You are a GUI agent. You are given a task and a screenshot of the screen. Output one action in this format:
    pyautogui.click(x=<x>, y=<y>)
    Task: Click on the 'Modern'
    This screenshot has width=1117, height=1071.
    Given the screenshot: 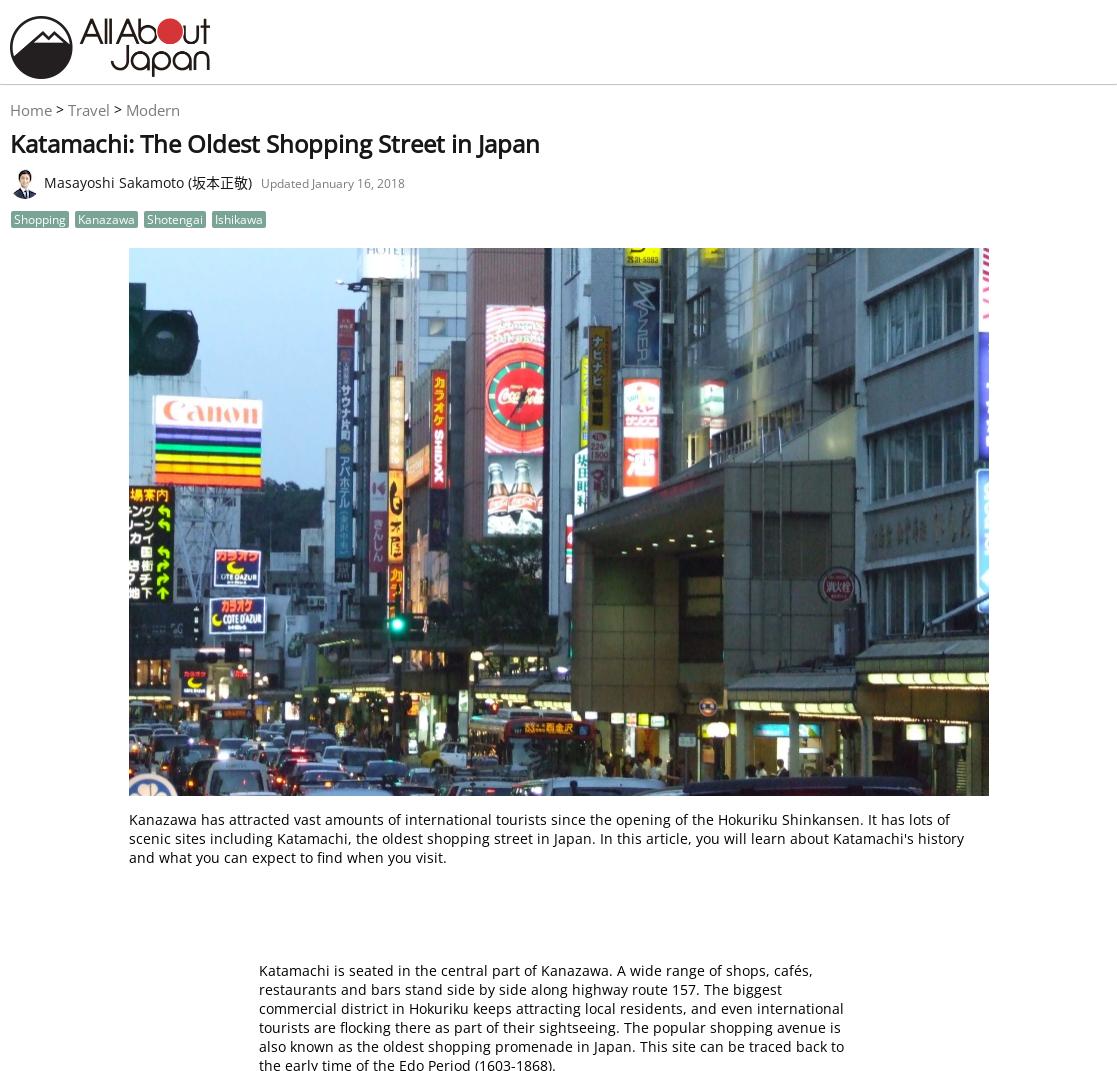 What is the action you would take?
    pyautogui.click(x=153, y=109)
    